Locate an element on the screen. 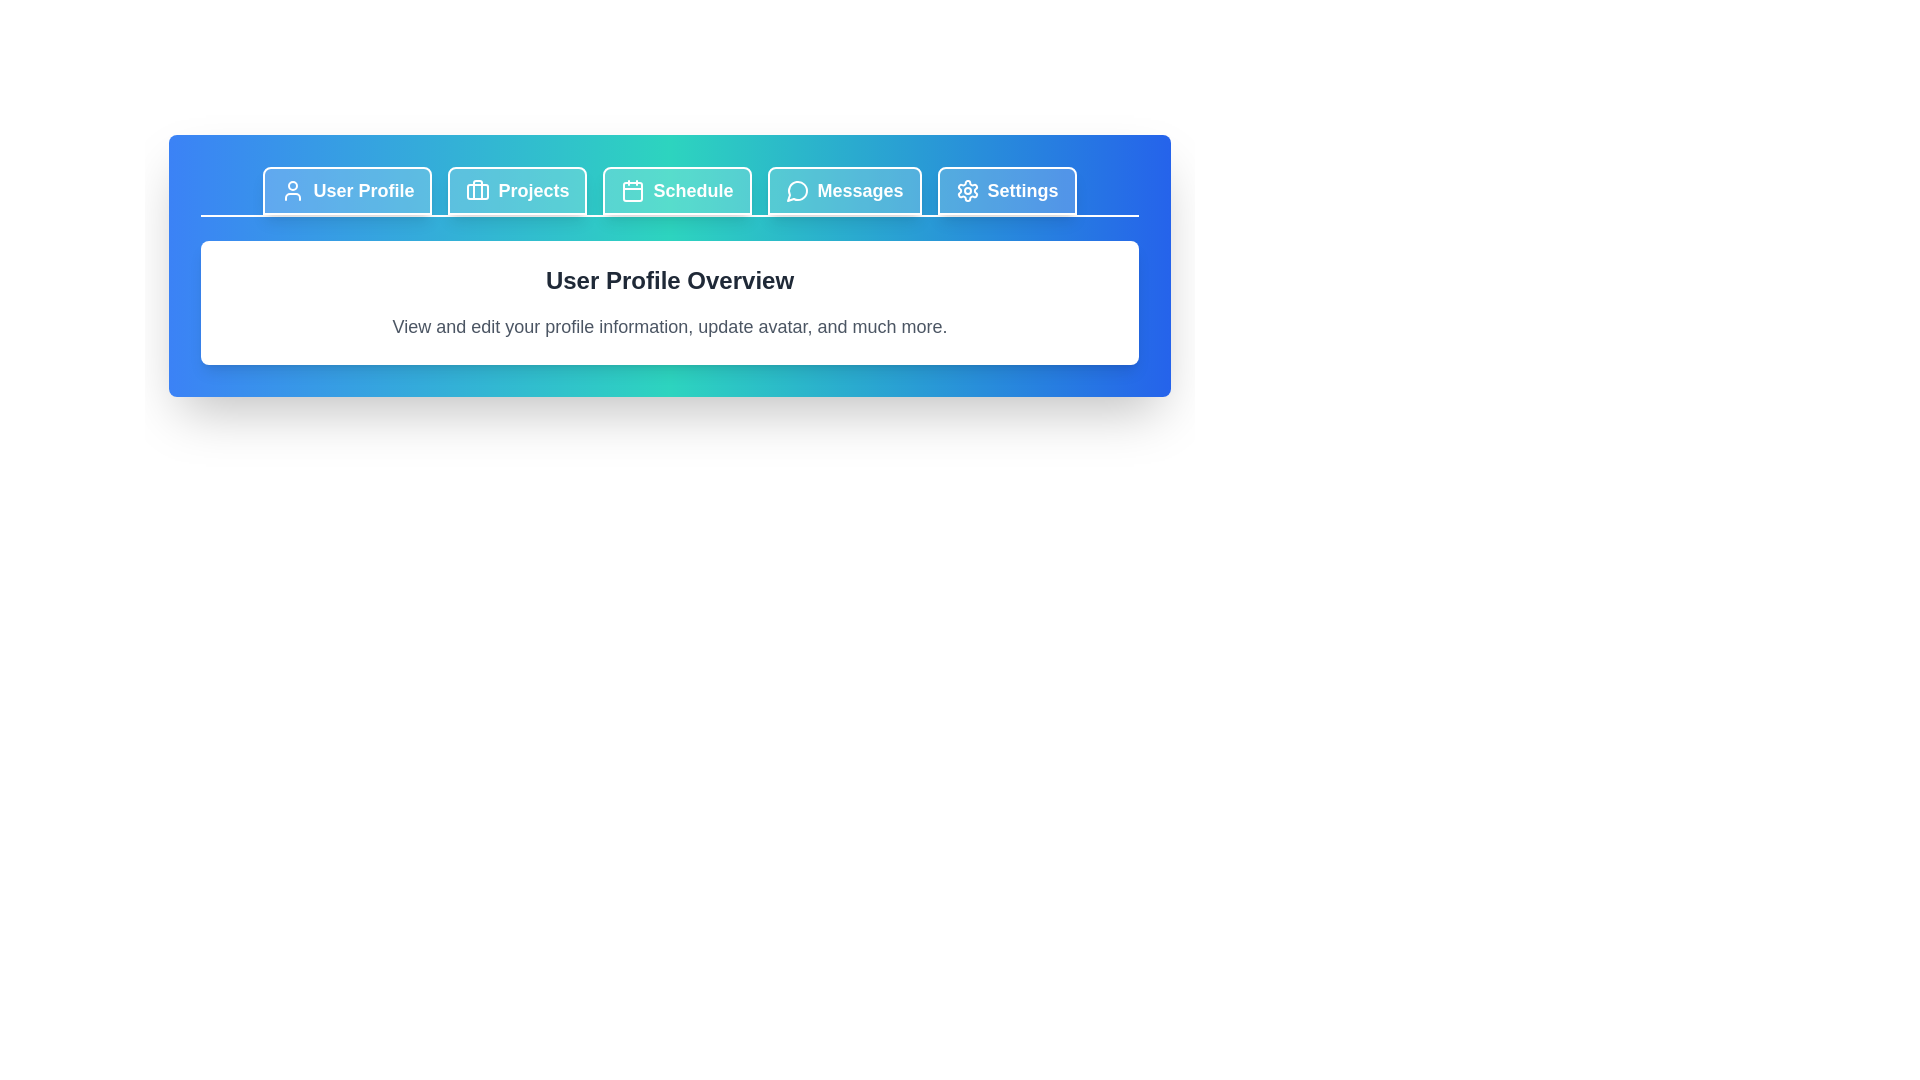 The height and width of the screenshot is (1080, 1920). the 'Schedule' navigation tab, which is the third tab in a horizontal navigation bar is located at coordinates (670, 192).